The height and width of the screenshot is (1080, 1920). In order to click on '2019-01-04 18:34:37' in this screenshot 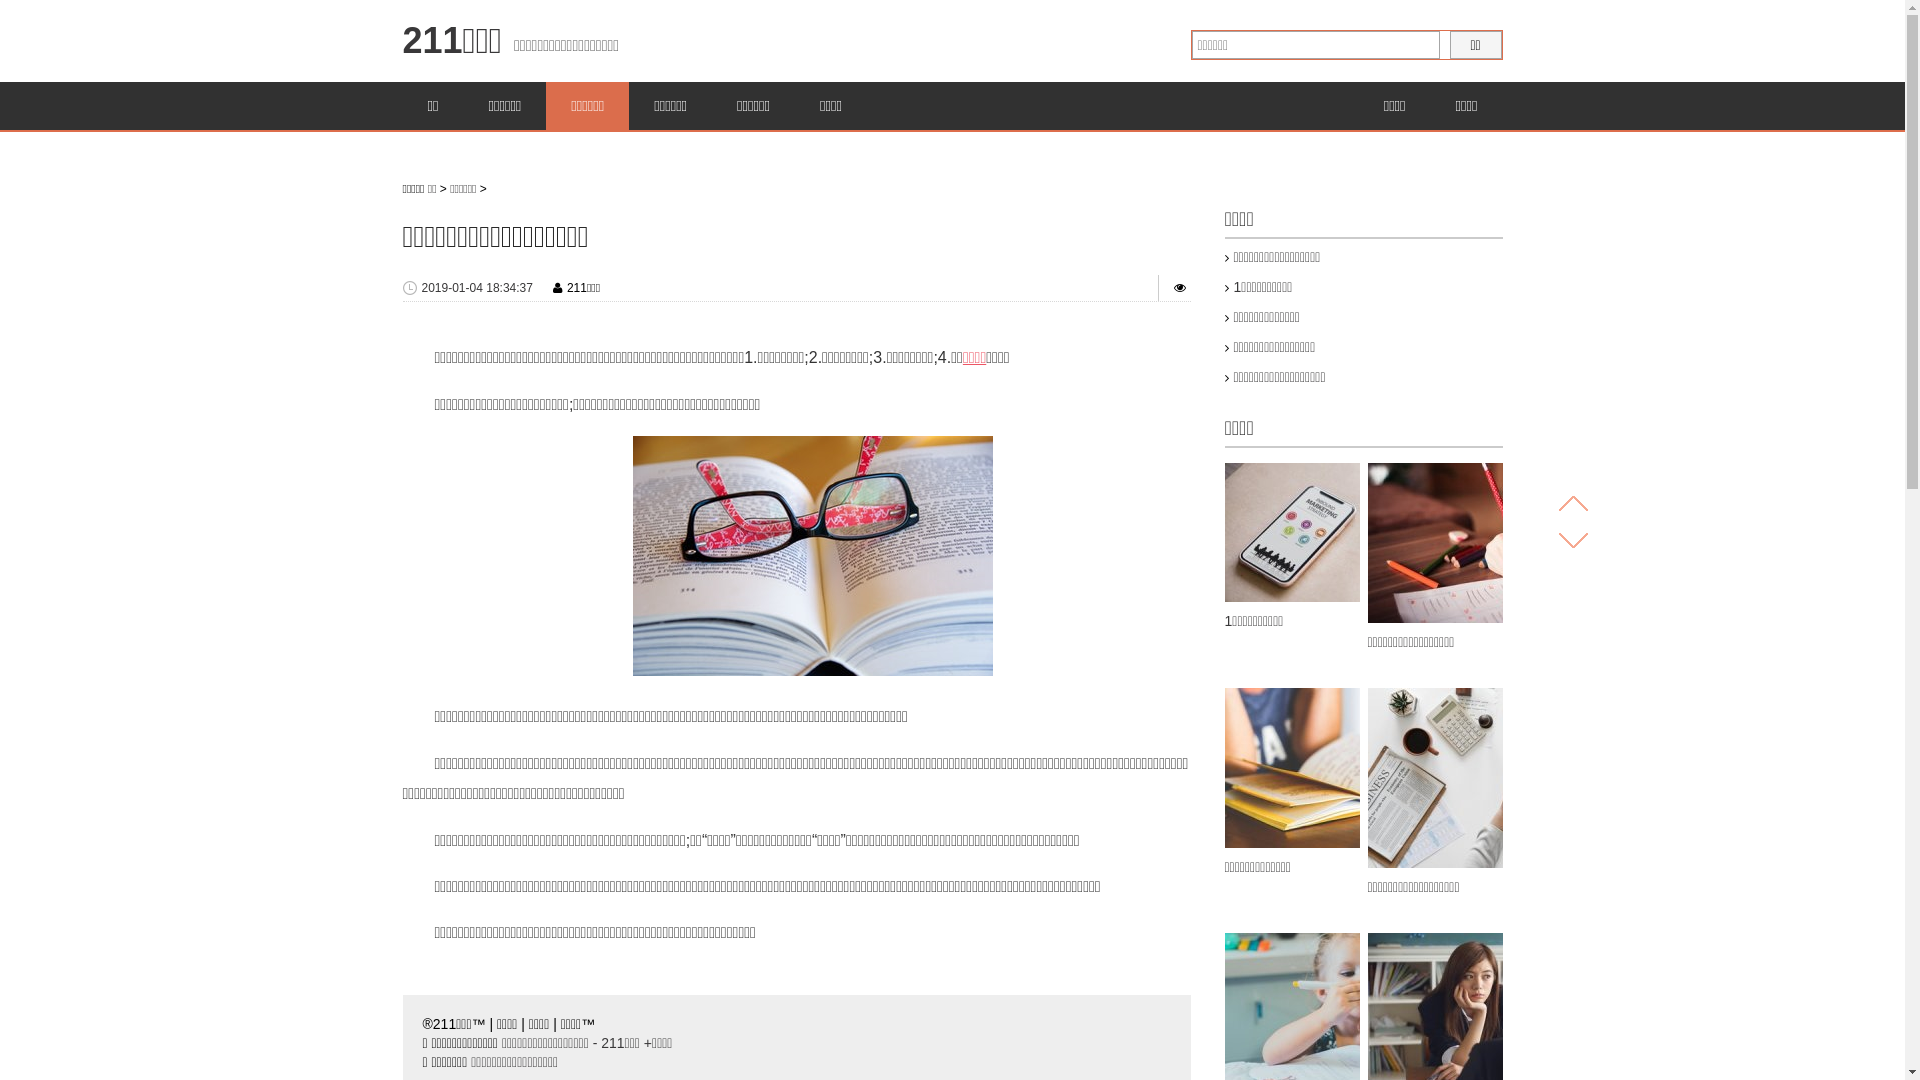, I will do `click(421, 288)`.